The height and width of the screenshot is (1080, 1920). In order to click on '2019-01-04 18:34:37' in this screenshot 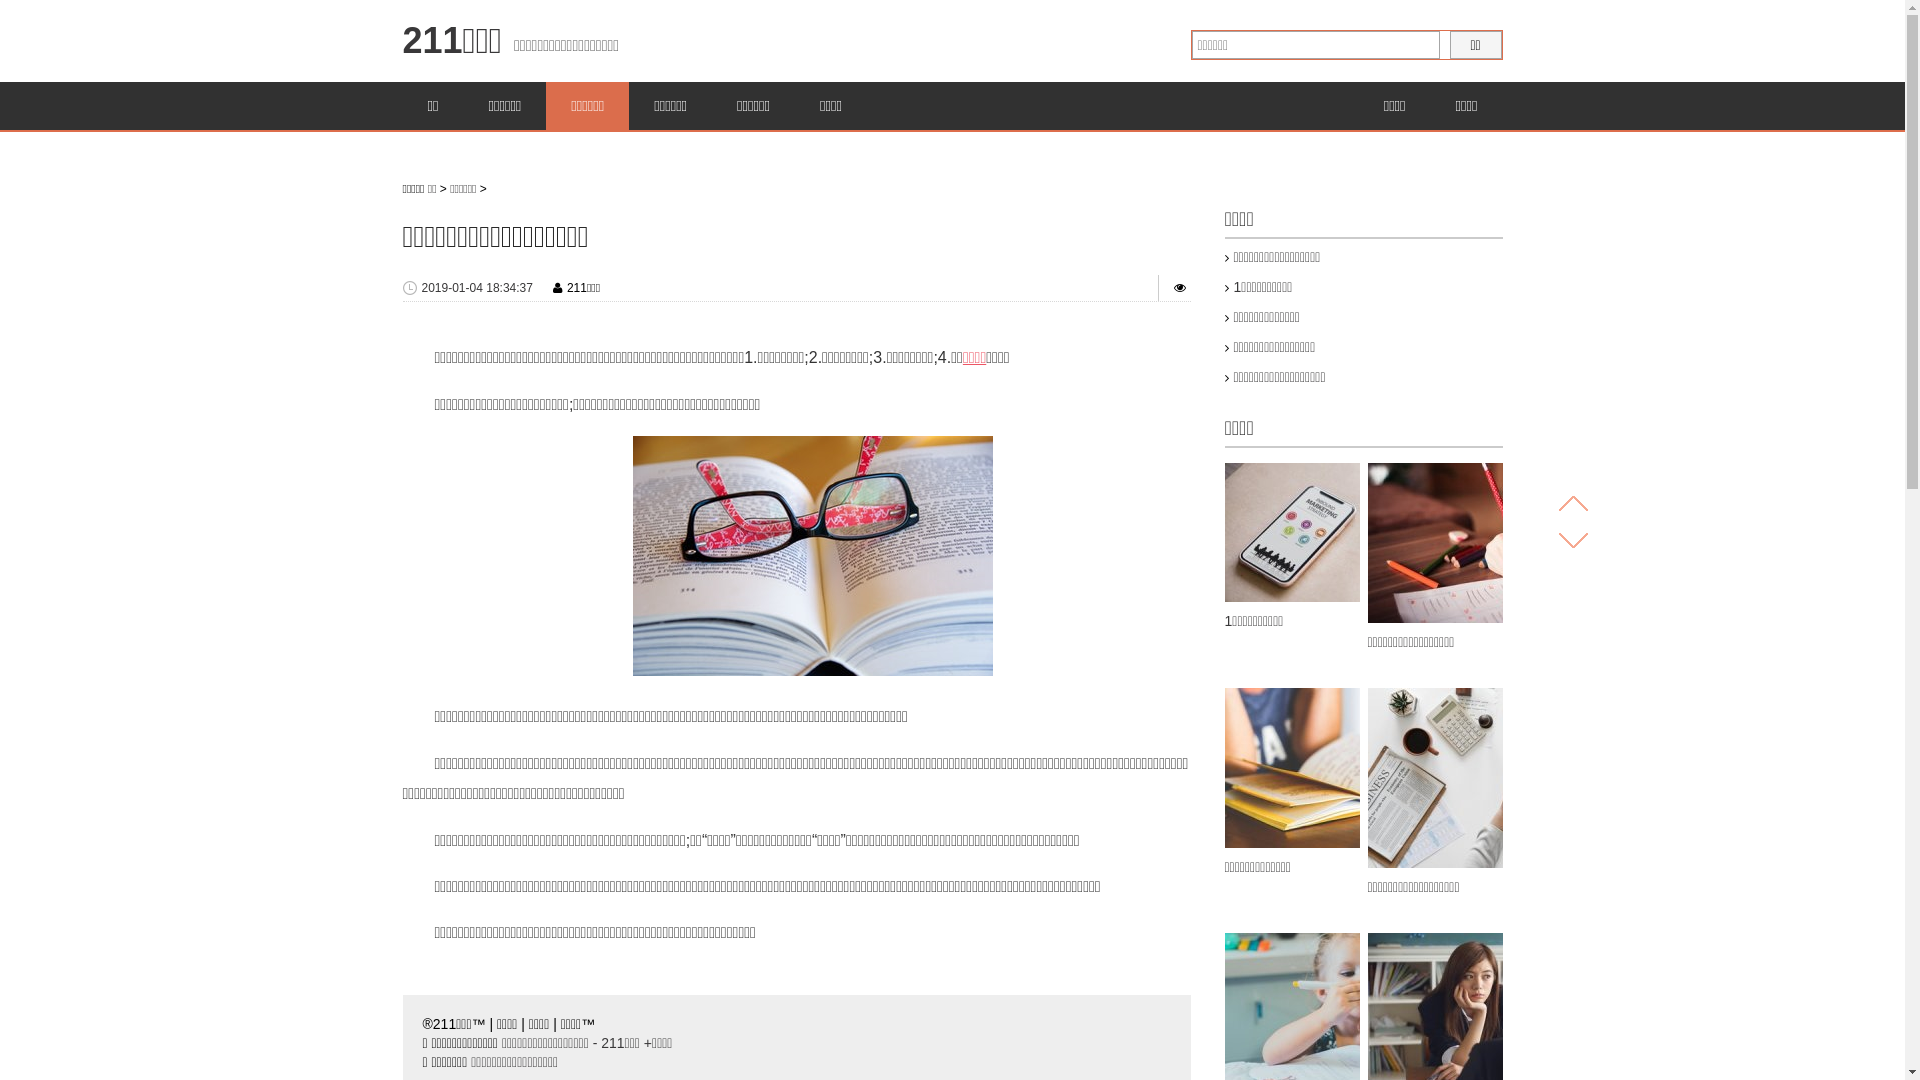, I will do `click(421, 288)`.